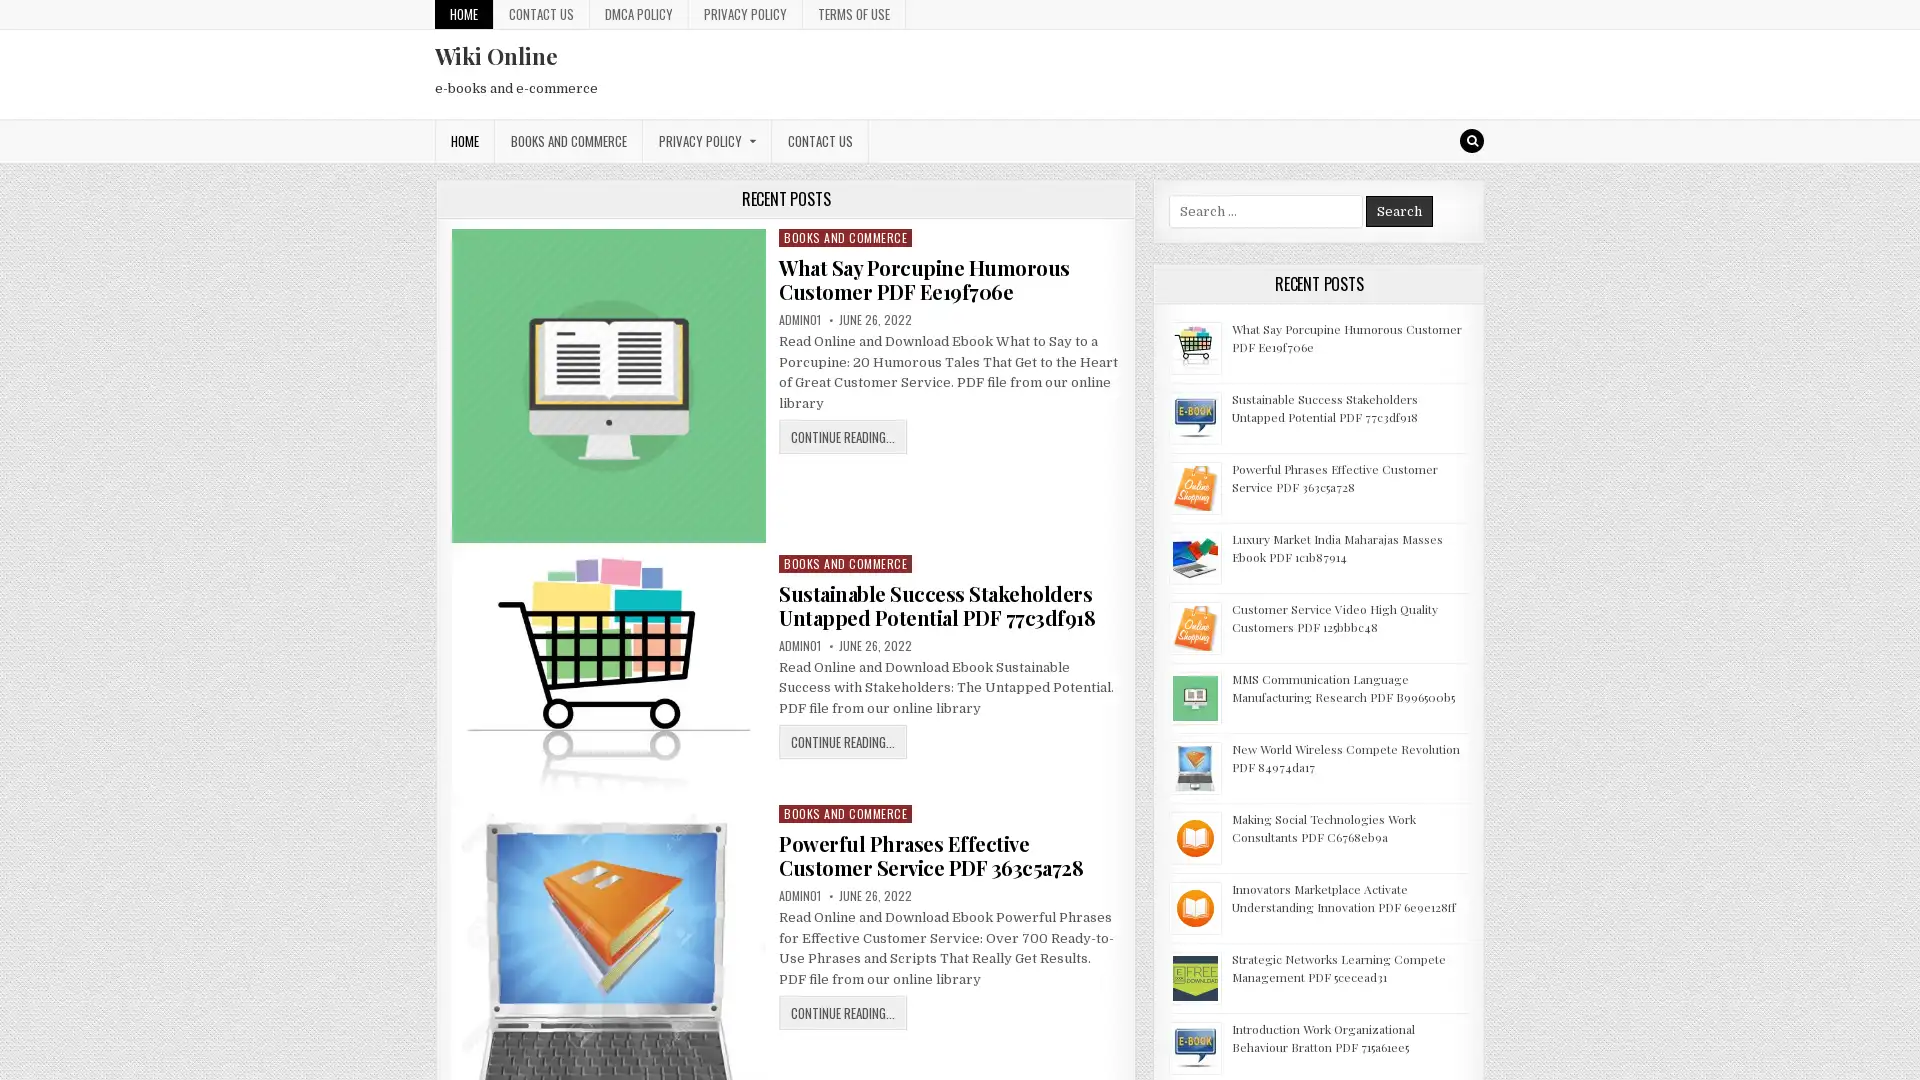  I want to click on Search, so click(1398, 211).